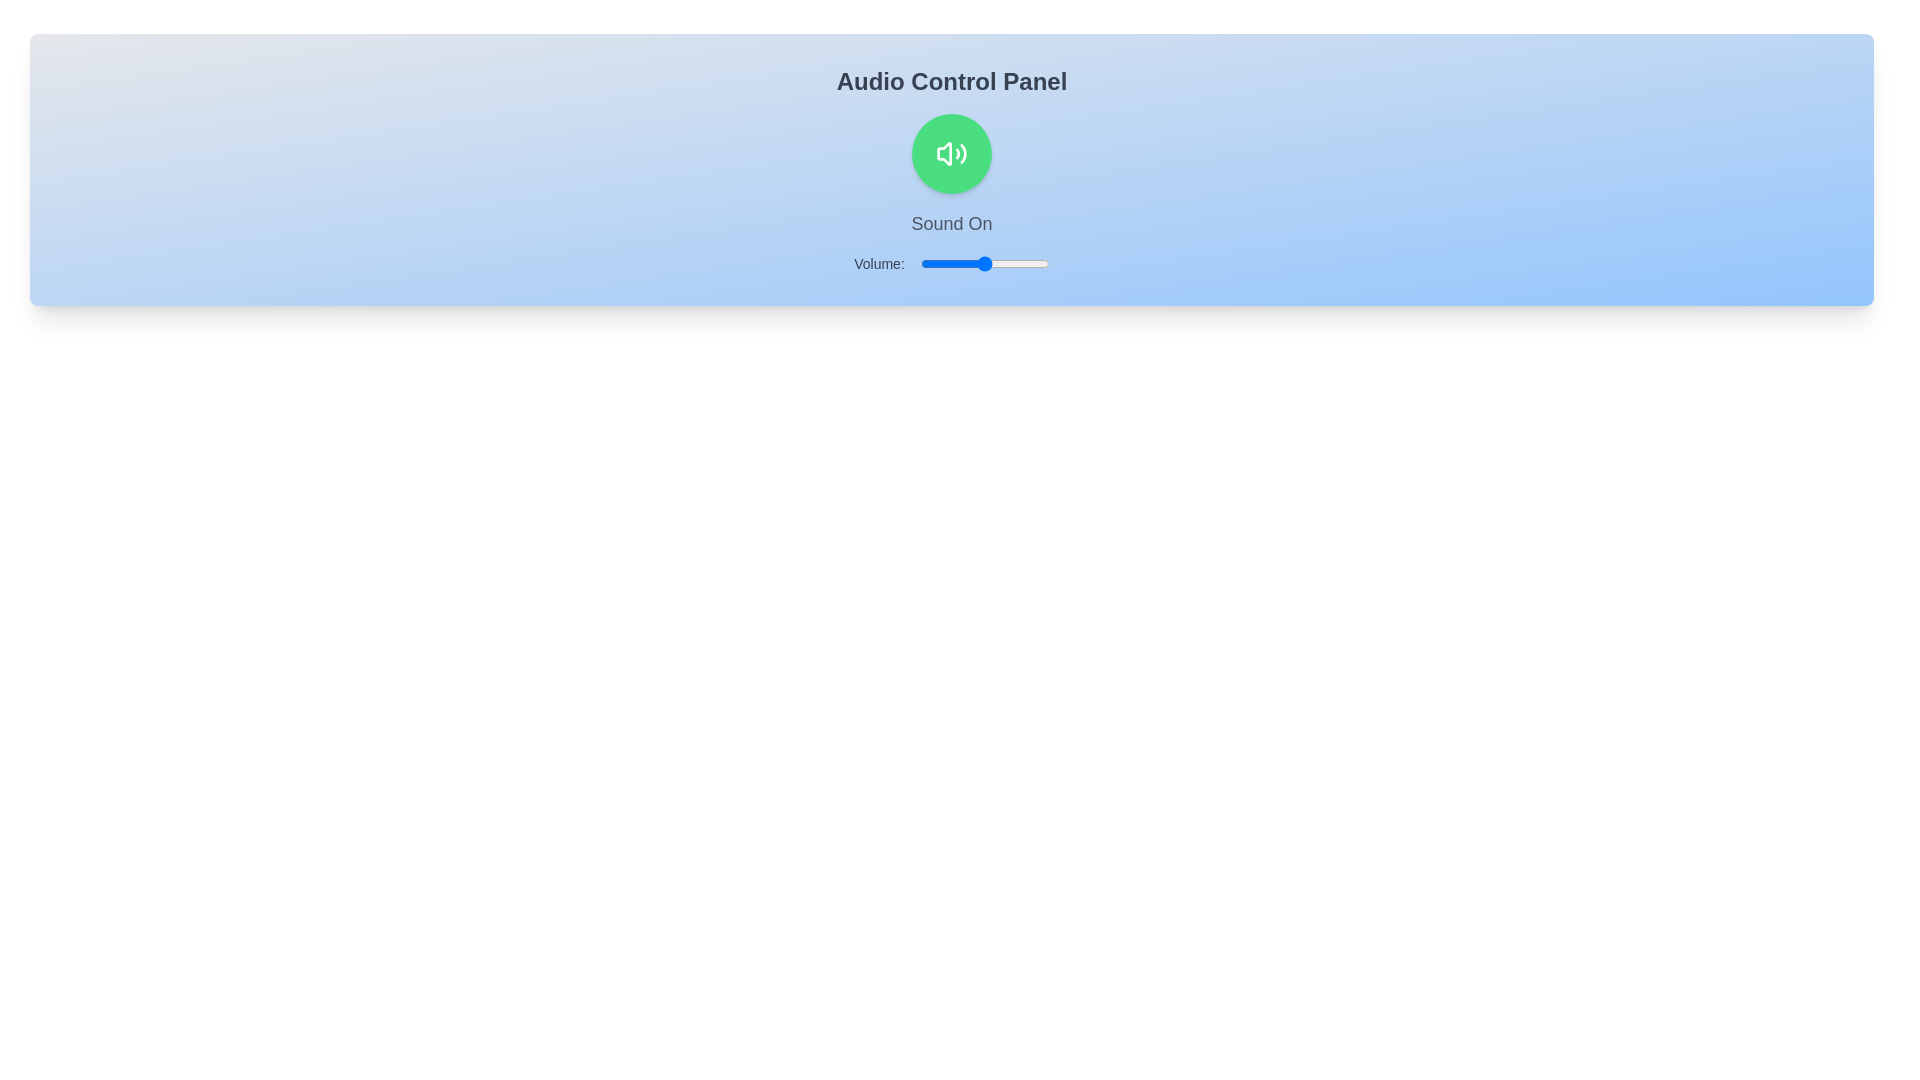  I want to click on the volume slider to set the volume to 66%, so click(1005, 262).